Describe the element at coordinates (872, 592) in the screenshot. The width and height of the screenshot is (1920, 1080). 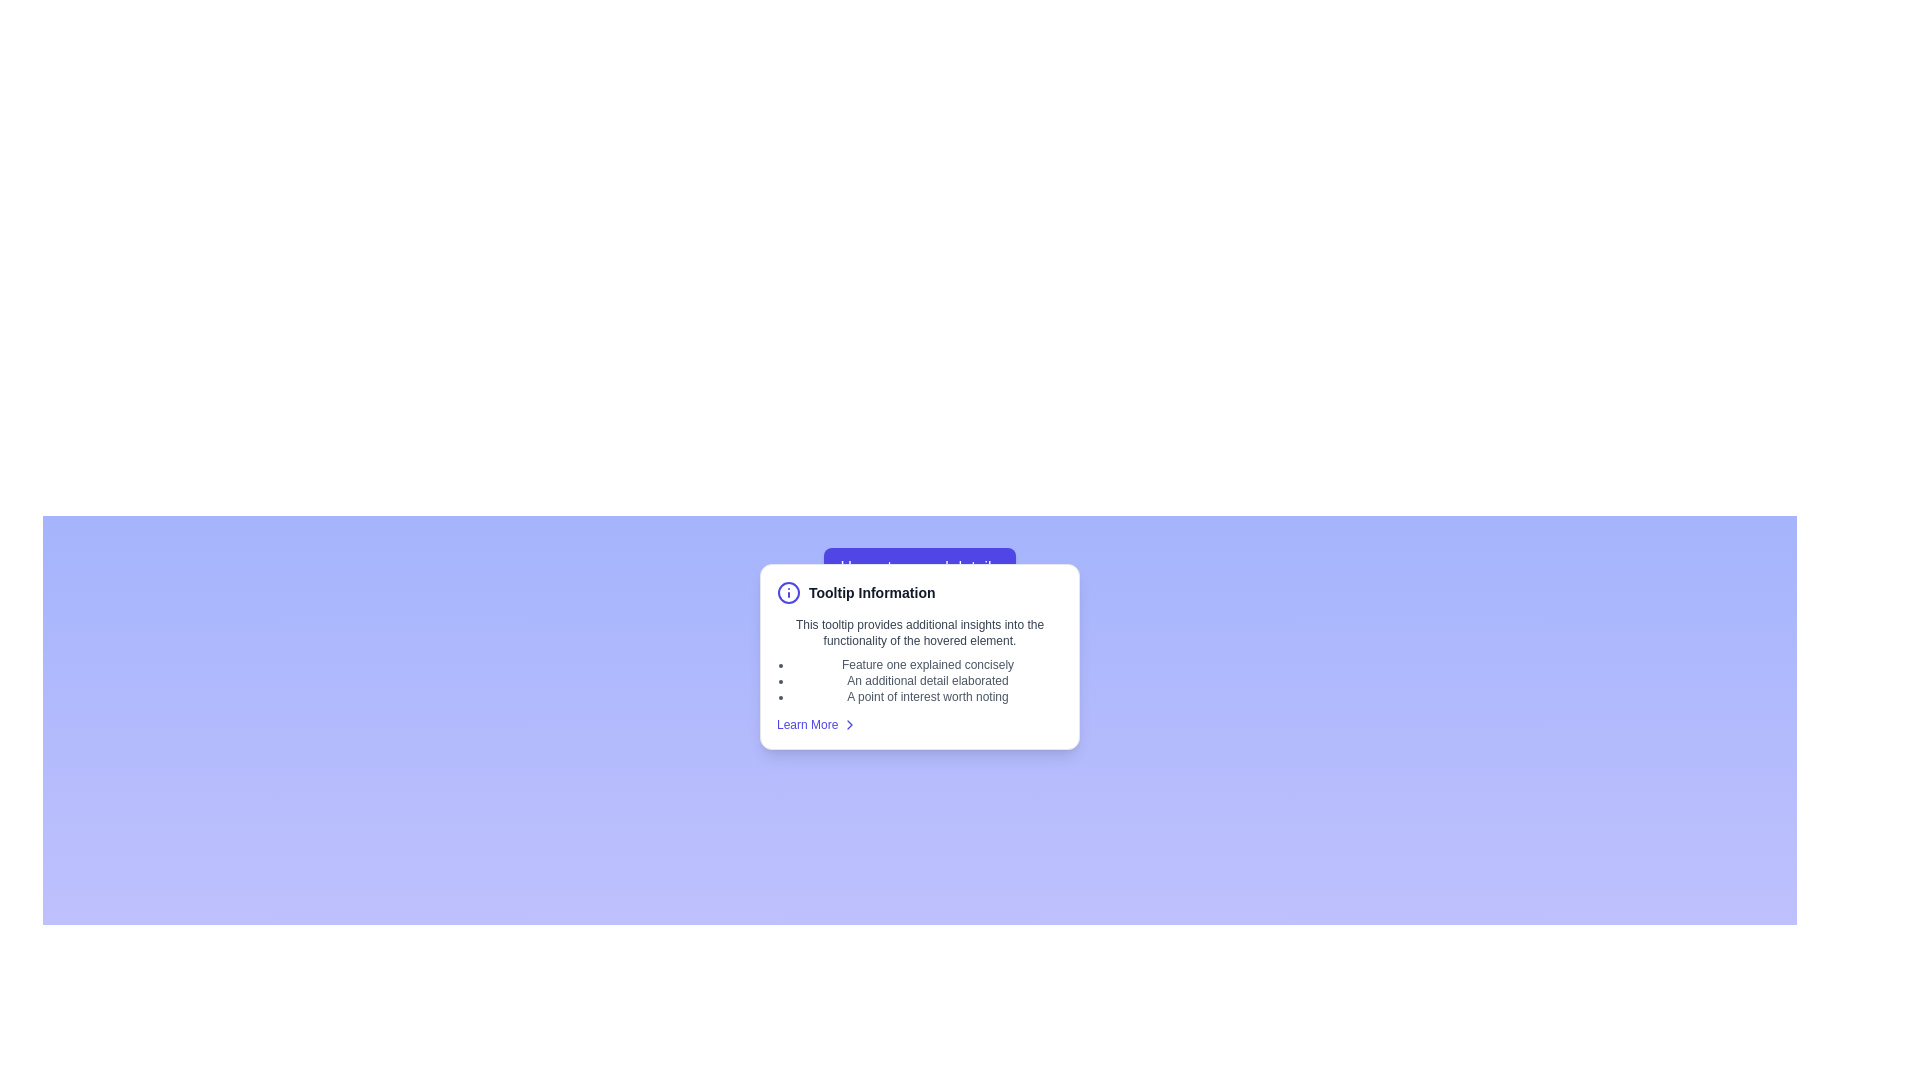
I see `text label located to the right of the info symbol within the tooltip box, which is presented on a gradient blue background` at that location.